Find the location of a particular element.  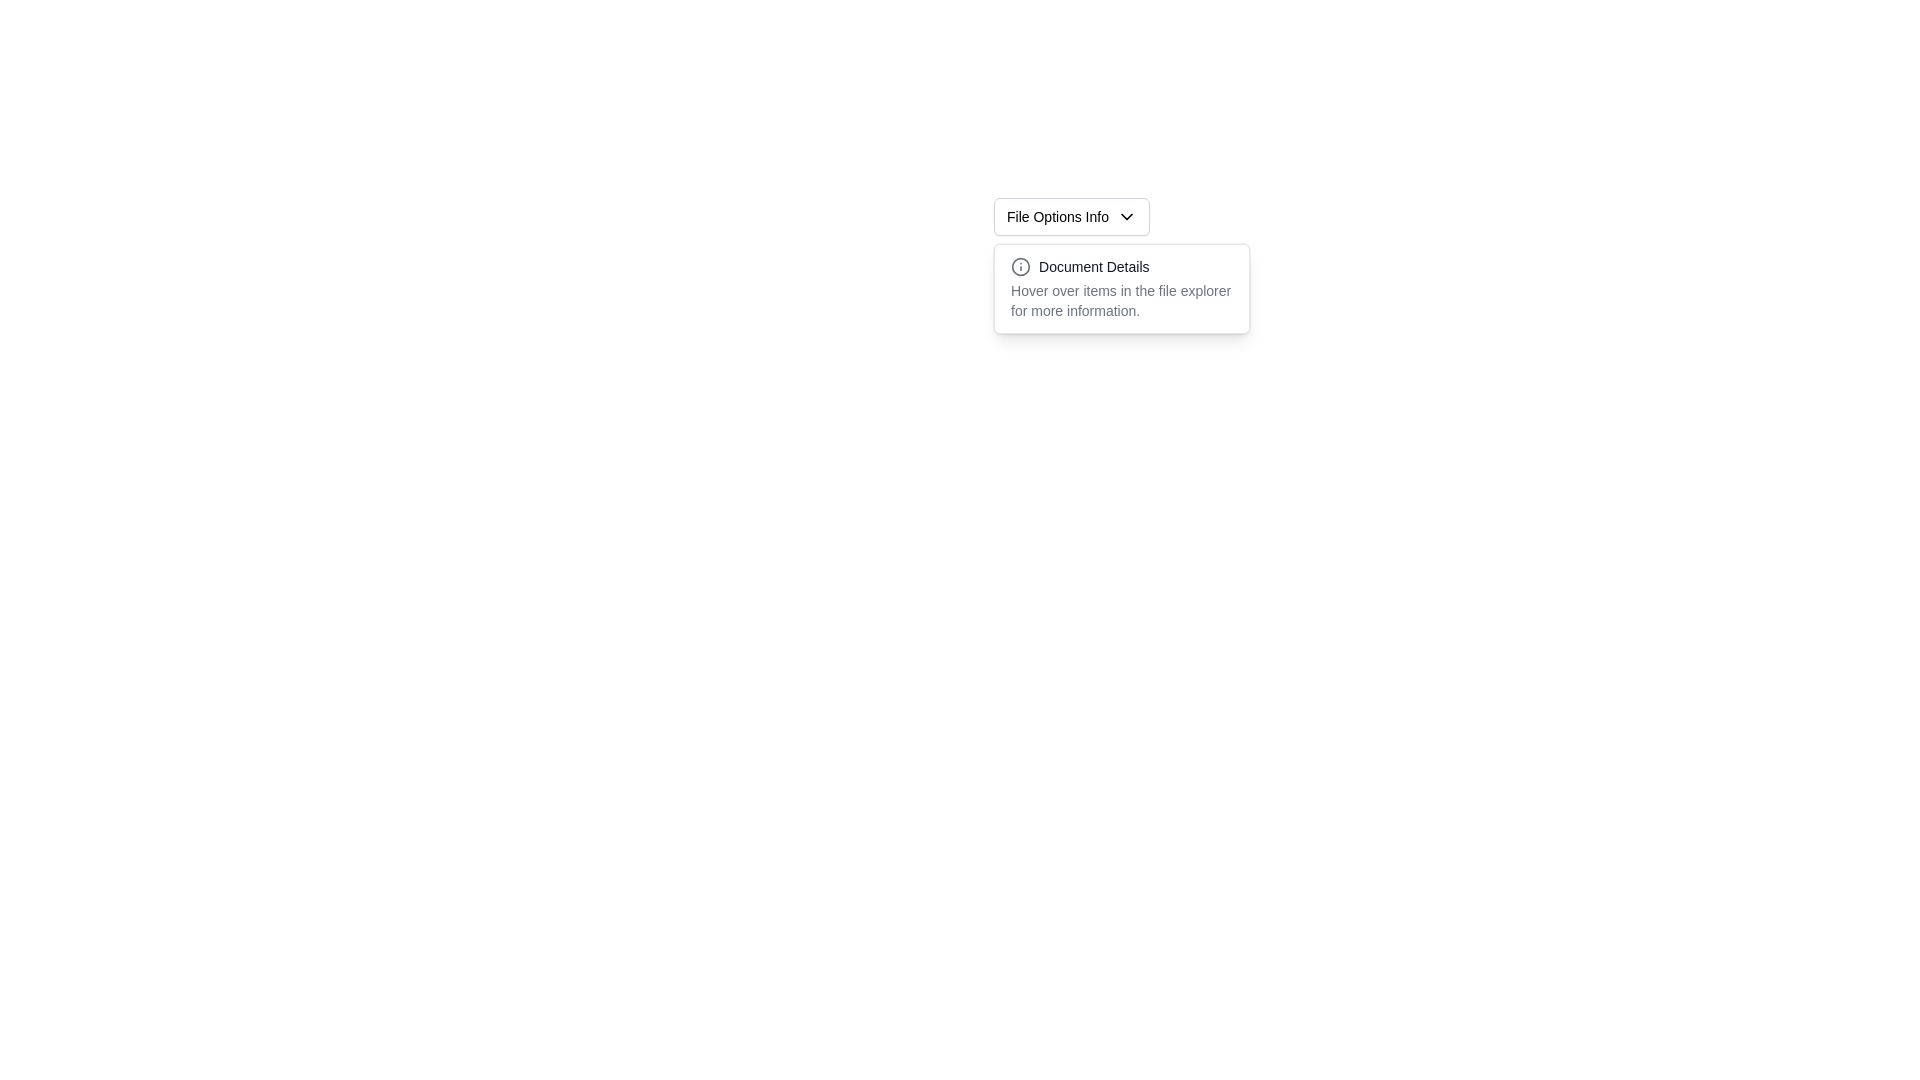

the 'Document Details' icon located within the dropdown menu, which visually represents the option for accessing document information is located at coordinates (1021, 265).